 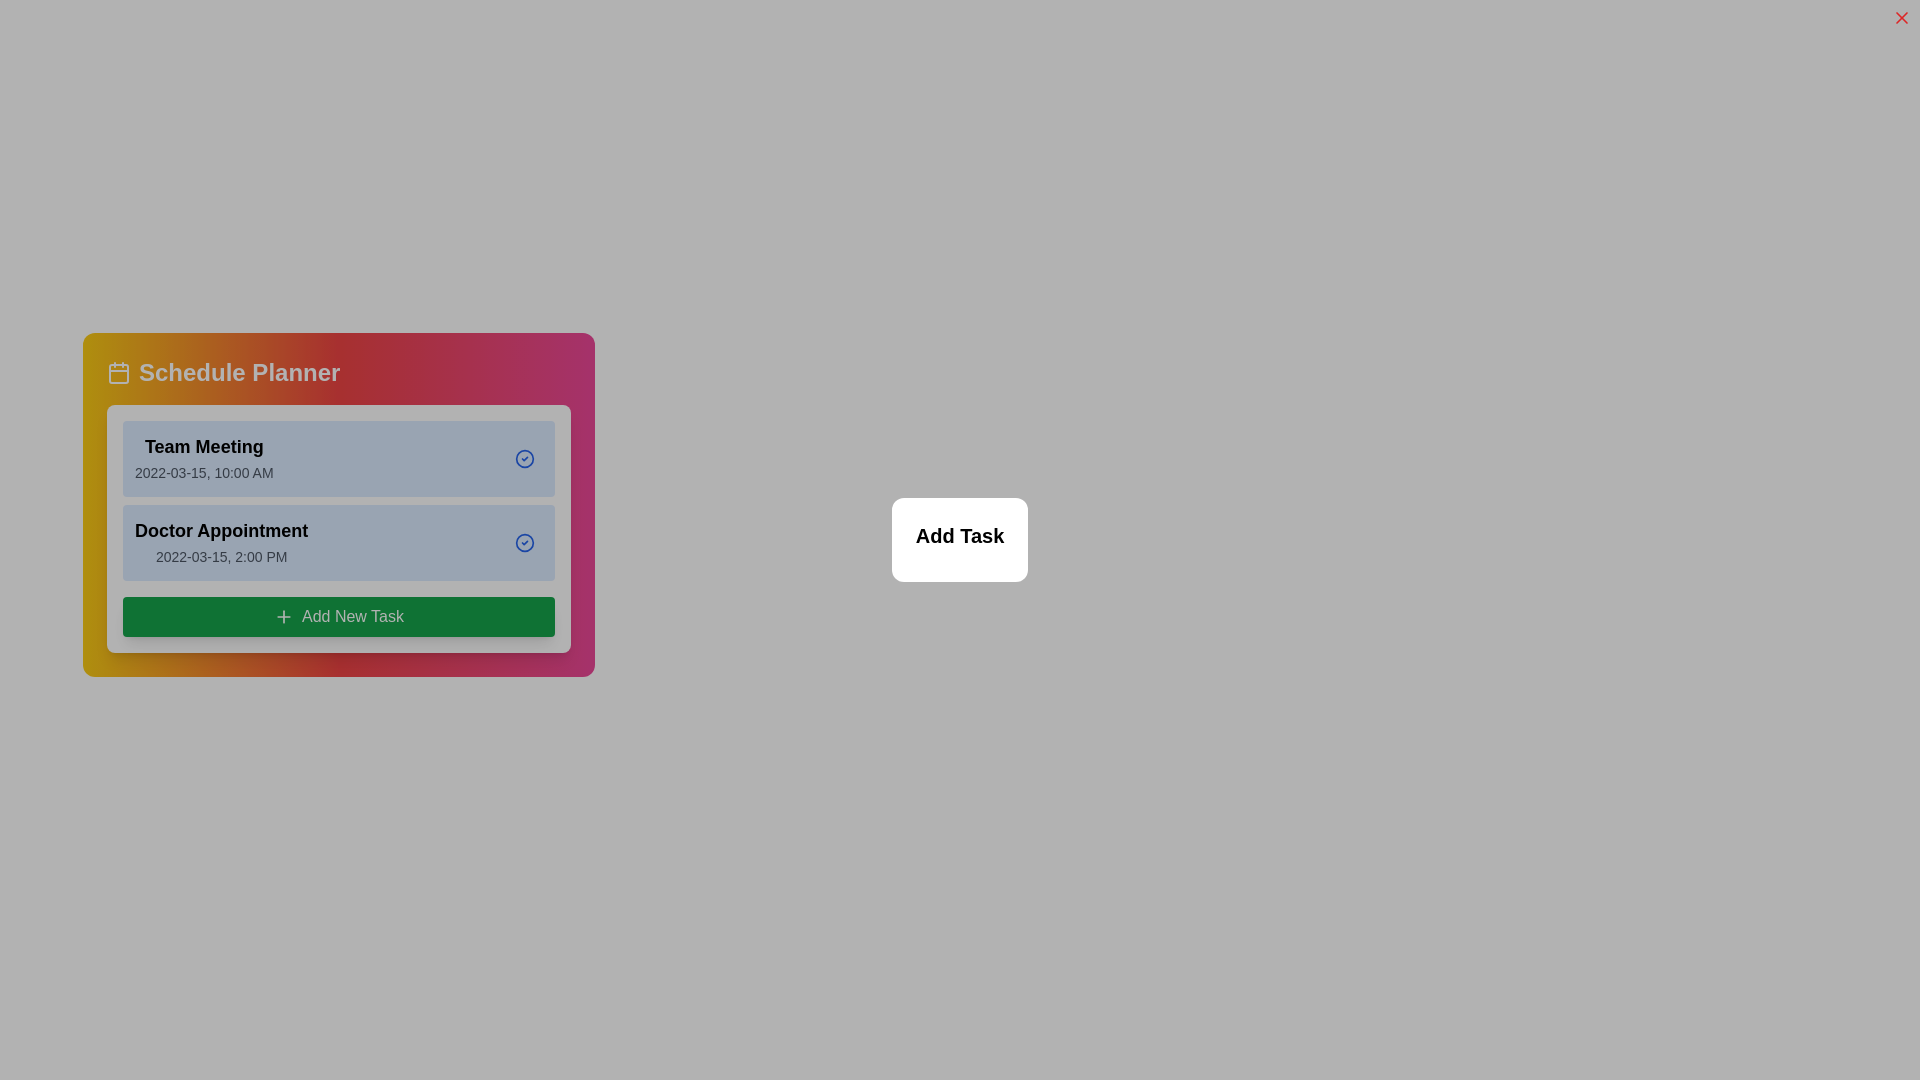 I want to click on the rectangular component with rounded corners located inside the calendar icon, adjacent to the text 'Schedule Planner', so click(x=118, y=374).